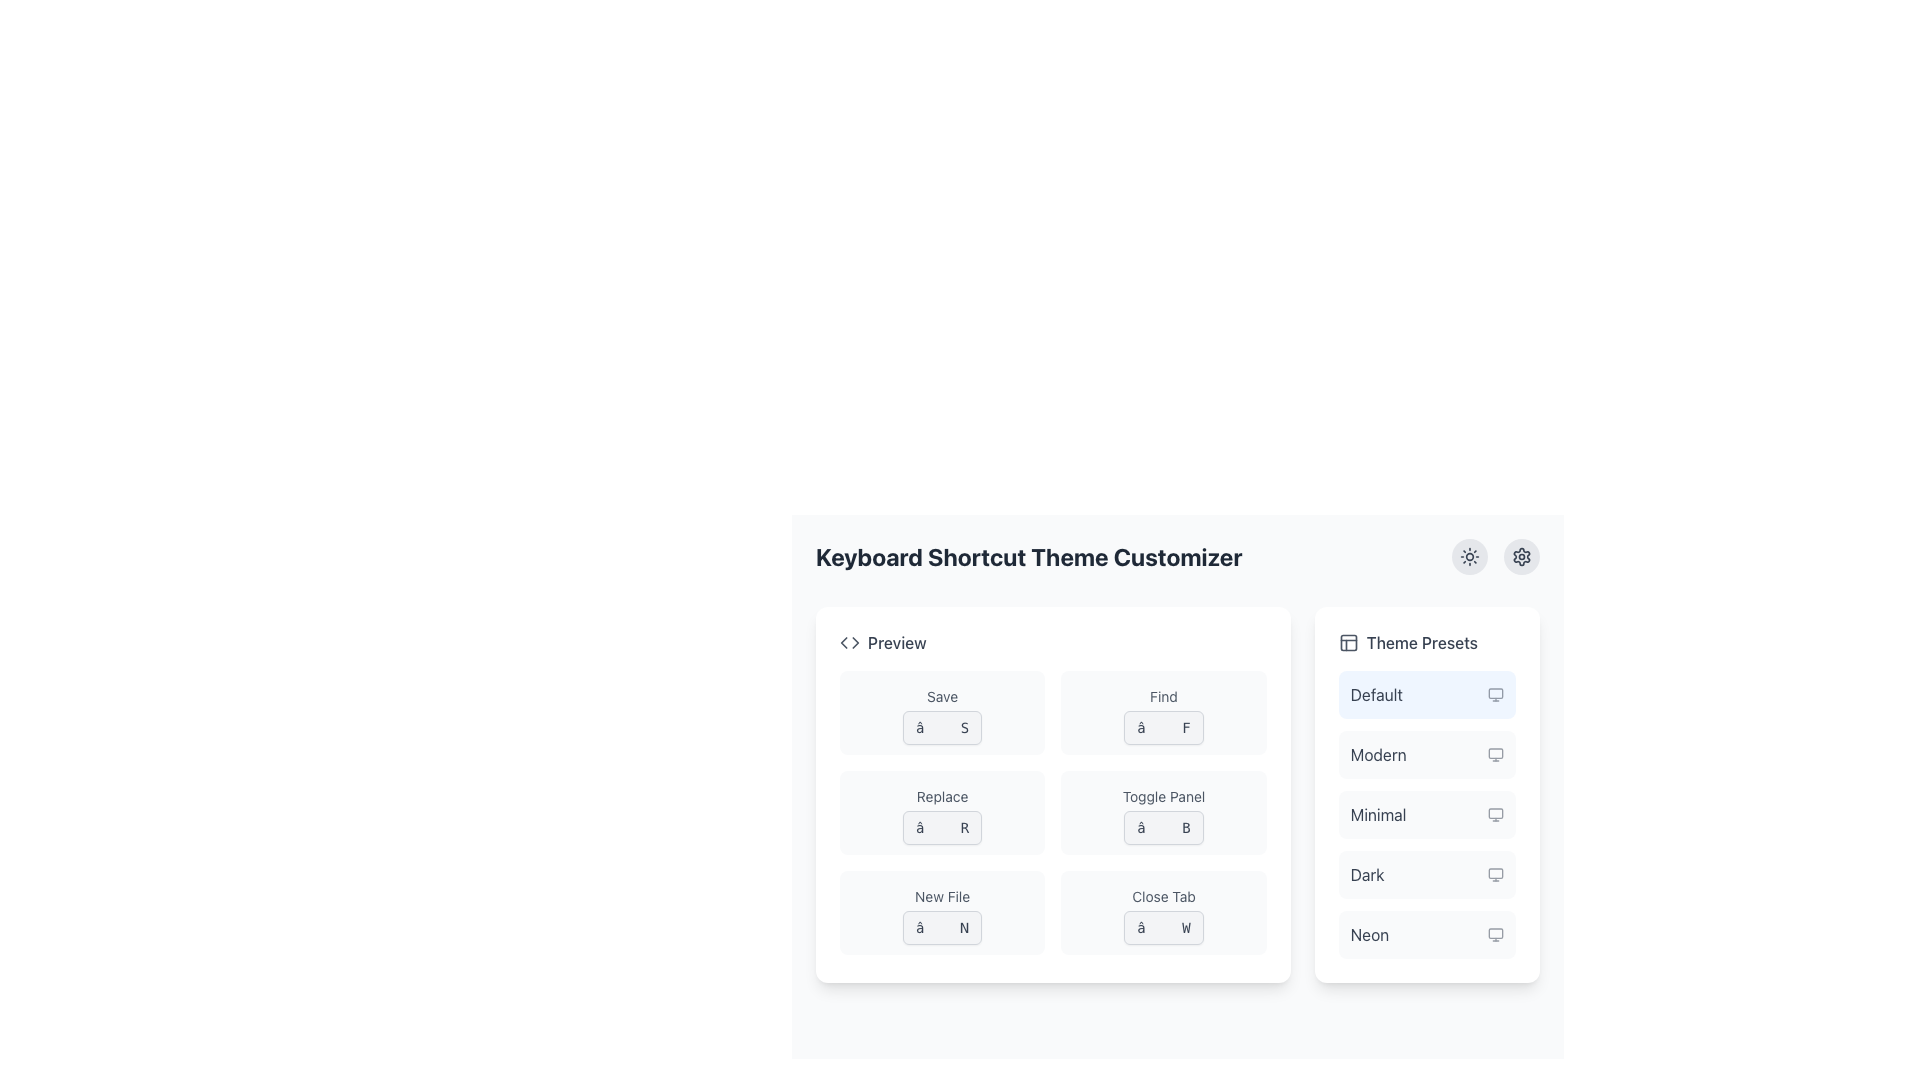  Describe the element at coordinates (1366, 874) in the screenshot. I see `the text label displaying 'Dark' in a capitalized format, which is the fourth item in the 'Theme Presets' section, positioned below 'Minimal' and above 'Neon'` at that location.